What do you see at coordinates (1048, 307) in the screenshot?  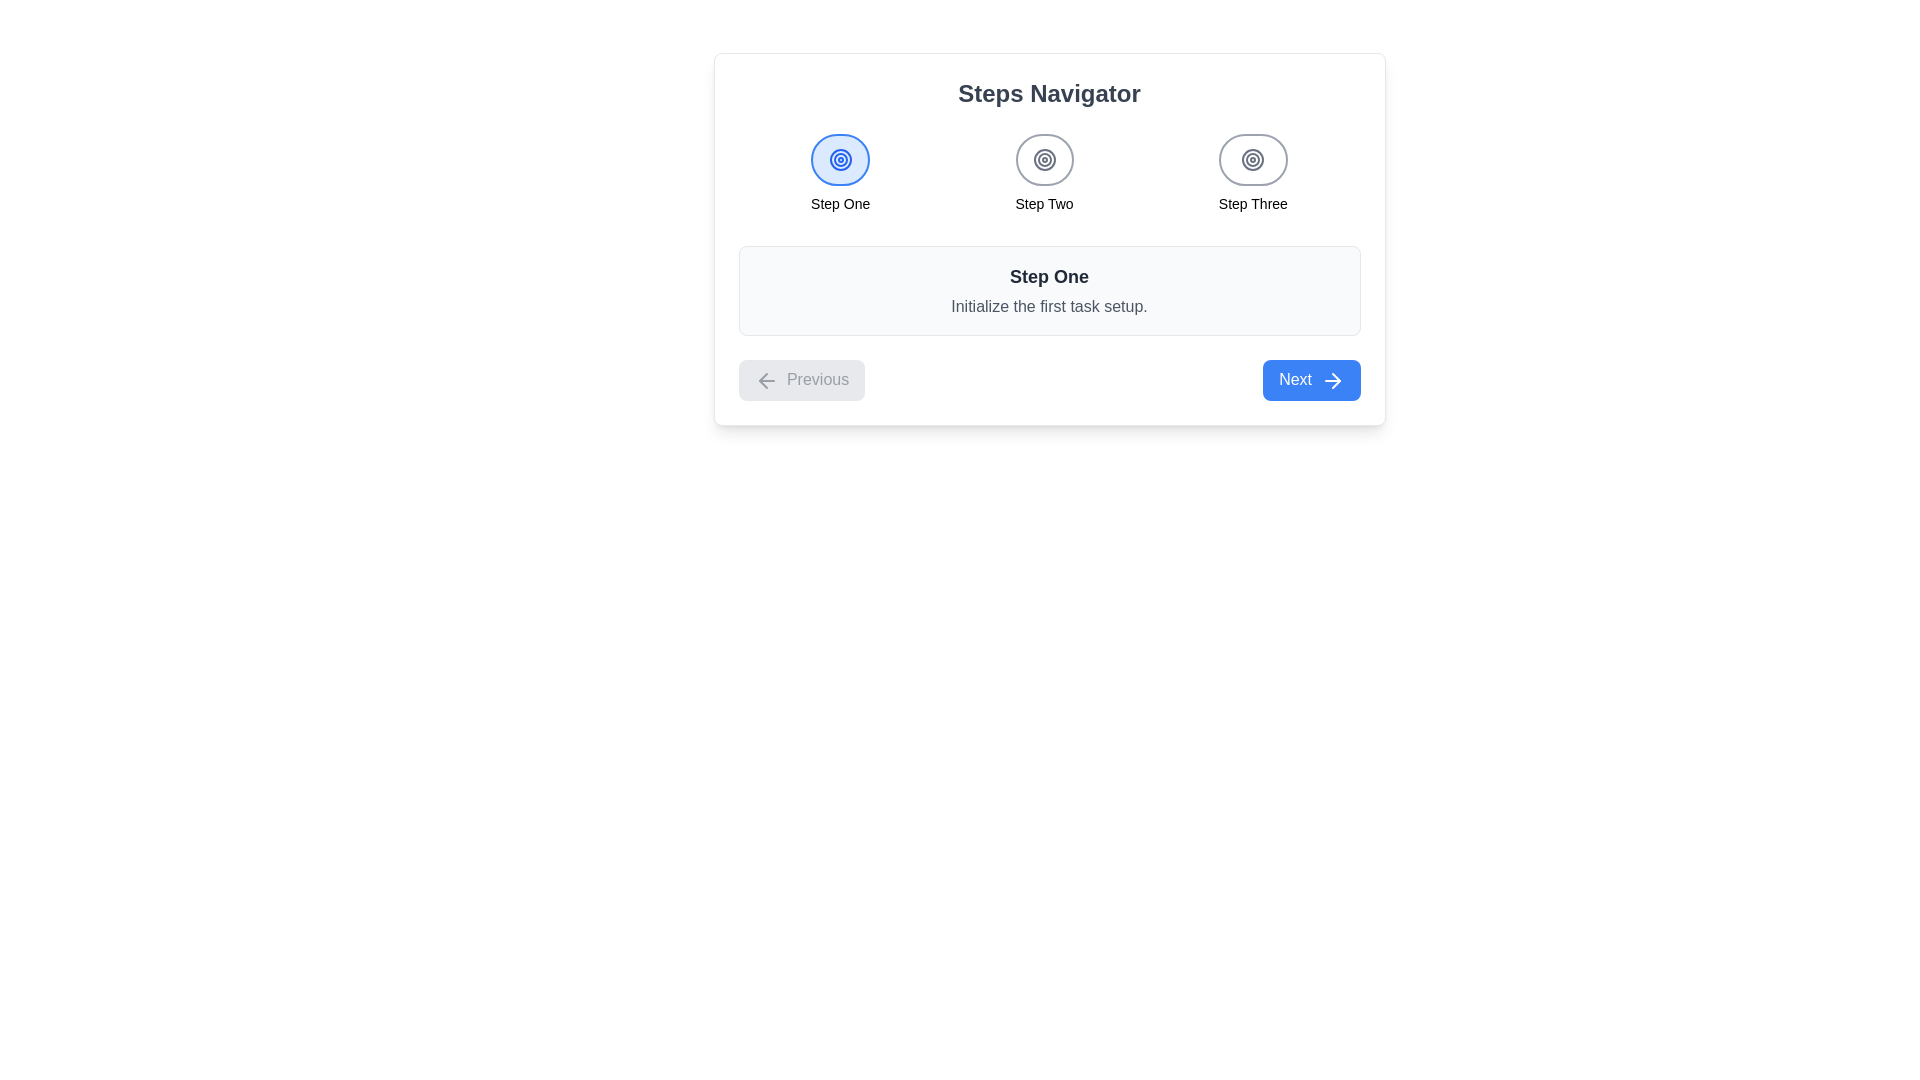 I see `the Static Text element that provides additional descriptive information for 'Step One', located directly below the header text` at bounding box center [1048, 307].